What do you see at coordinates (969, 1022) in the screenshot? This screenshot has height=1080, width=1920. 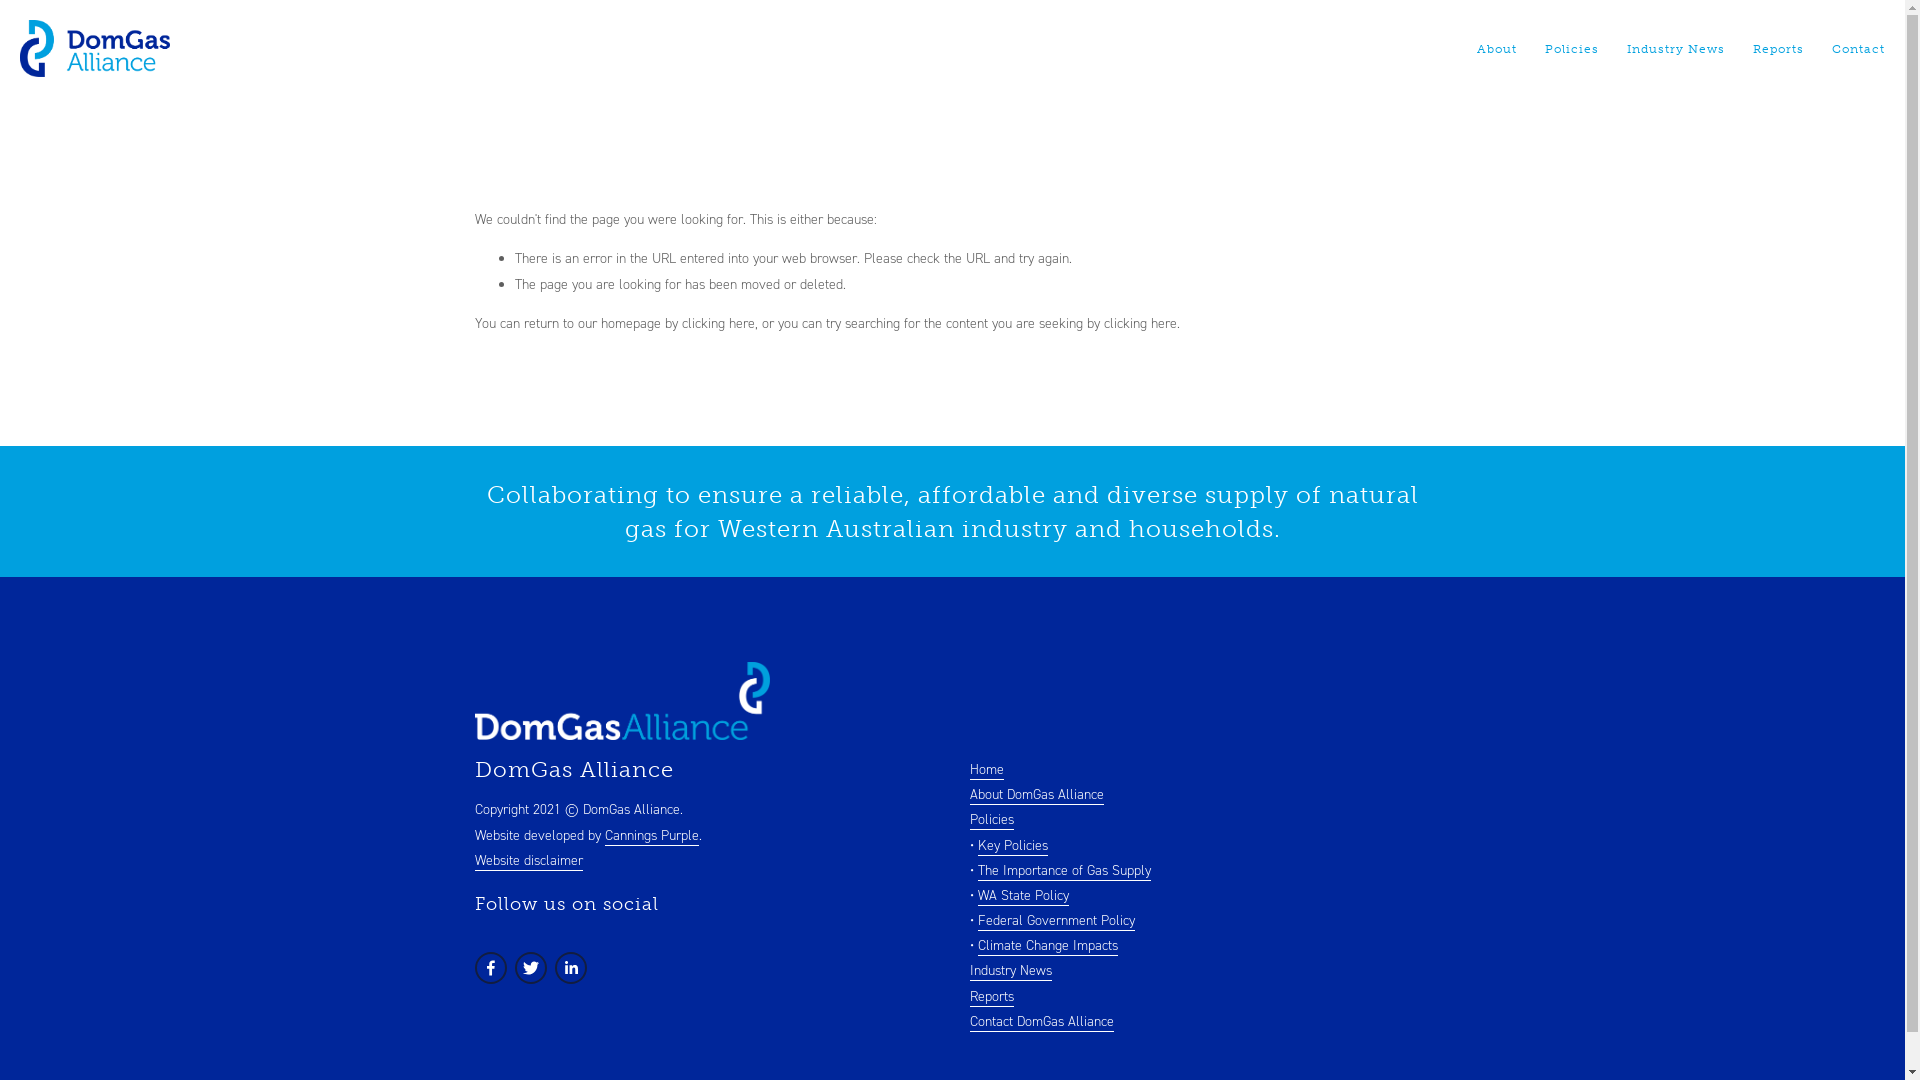 I see `'Contact DomGas Alliance'` at bounding box center [969, 1022].